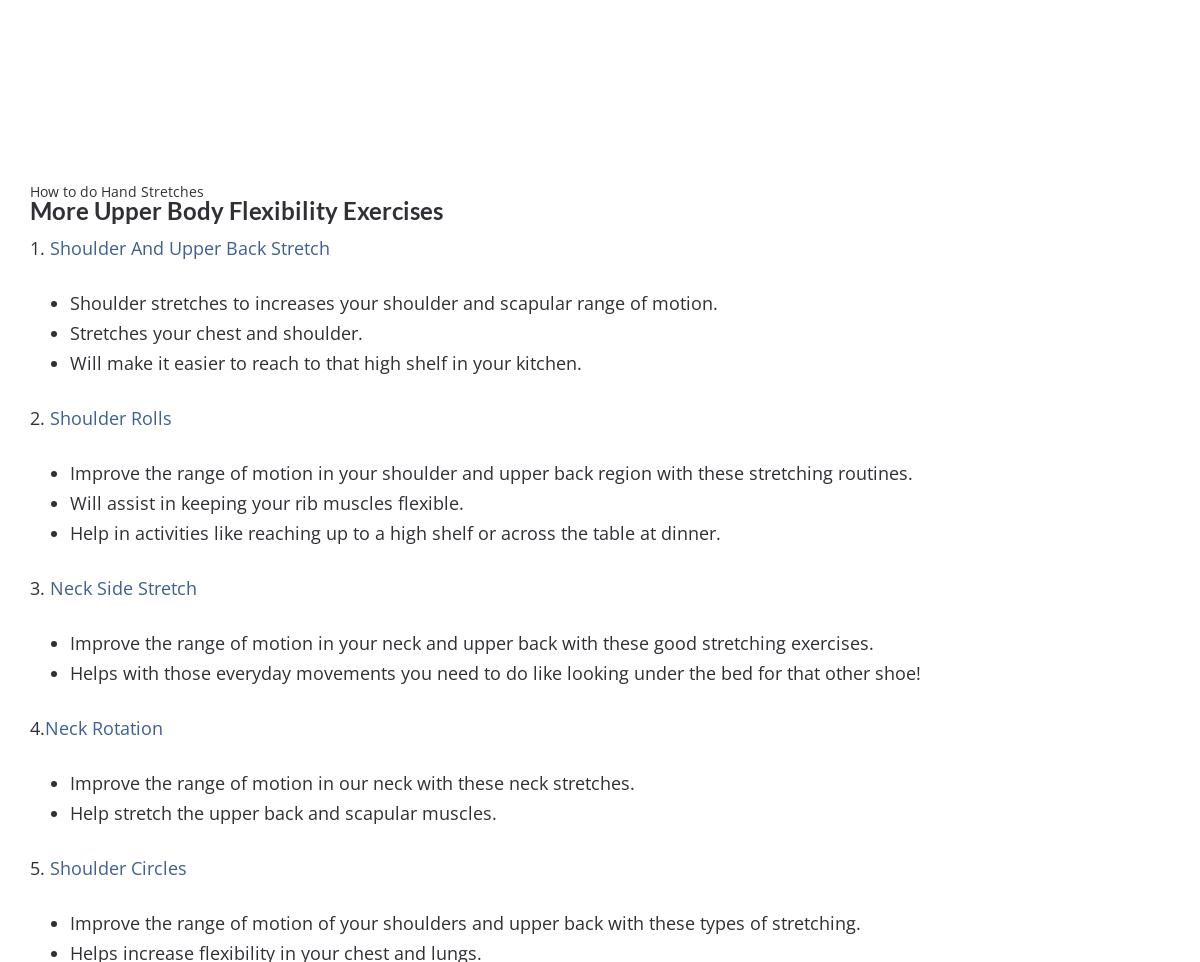  Describe the element at coordinates (123, 586) in the screenshot. I see `'Neck Side Stretch'` at that location.